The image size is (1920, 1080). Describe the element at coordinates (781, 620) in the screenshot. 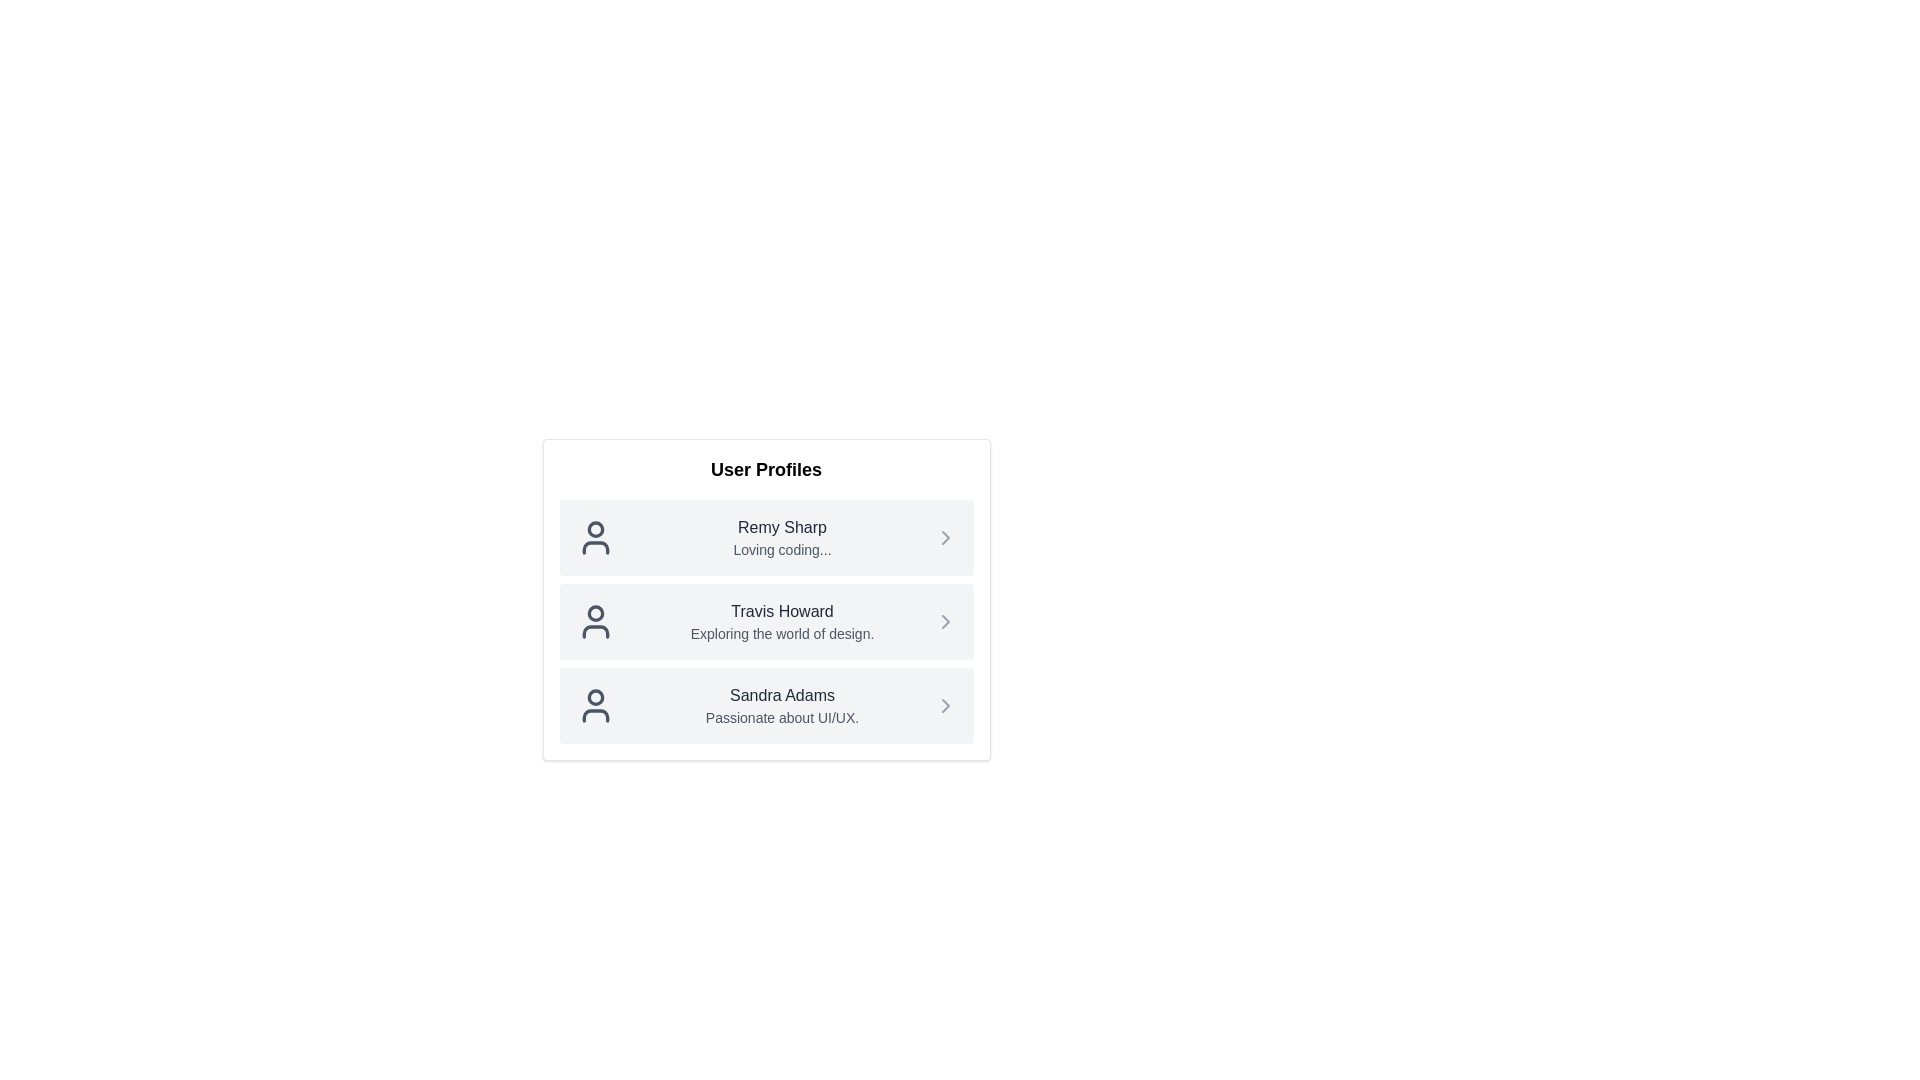

I see `the second profile entry in the 'User Profiles' list, which displays the user's name and description, positioned between 'Remy Sharp' and 'Sandra Adams'` at that location.